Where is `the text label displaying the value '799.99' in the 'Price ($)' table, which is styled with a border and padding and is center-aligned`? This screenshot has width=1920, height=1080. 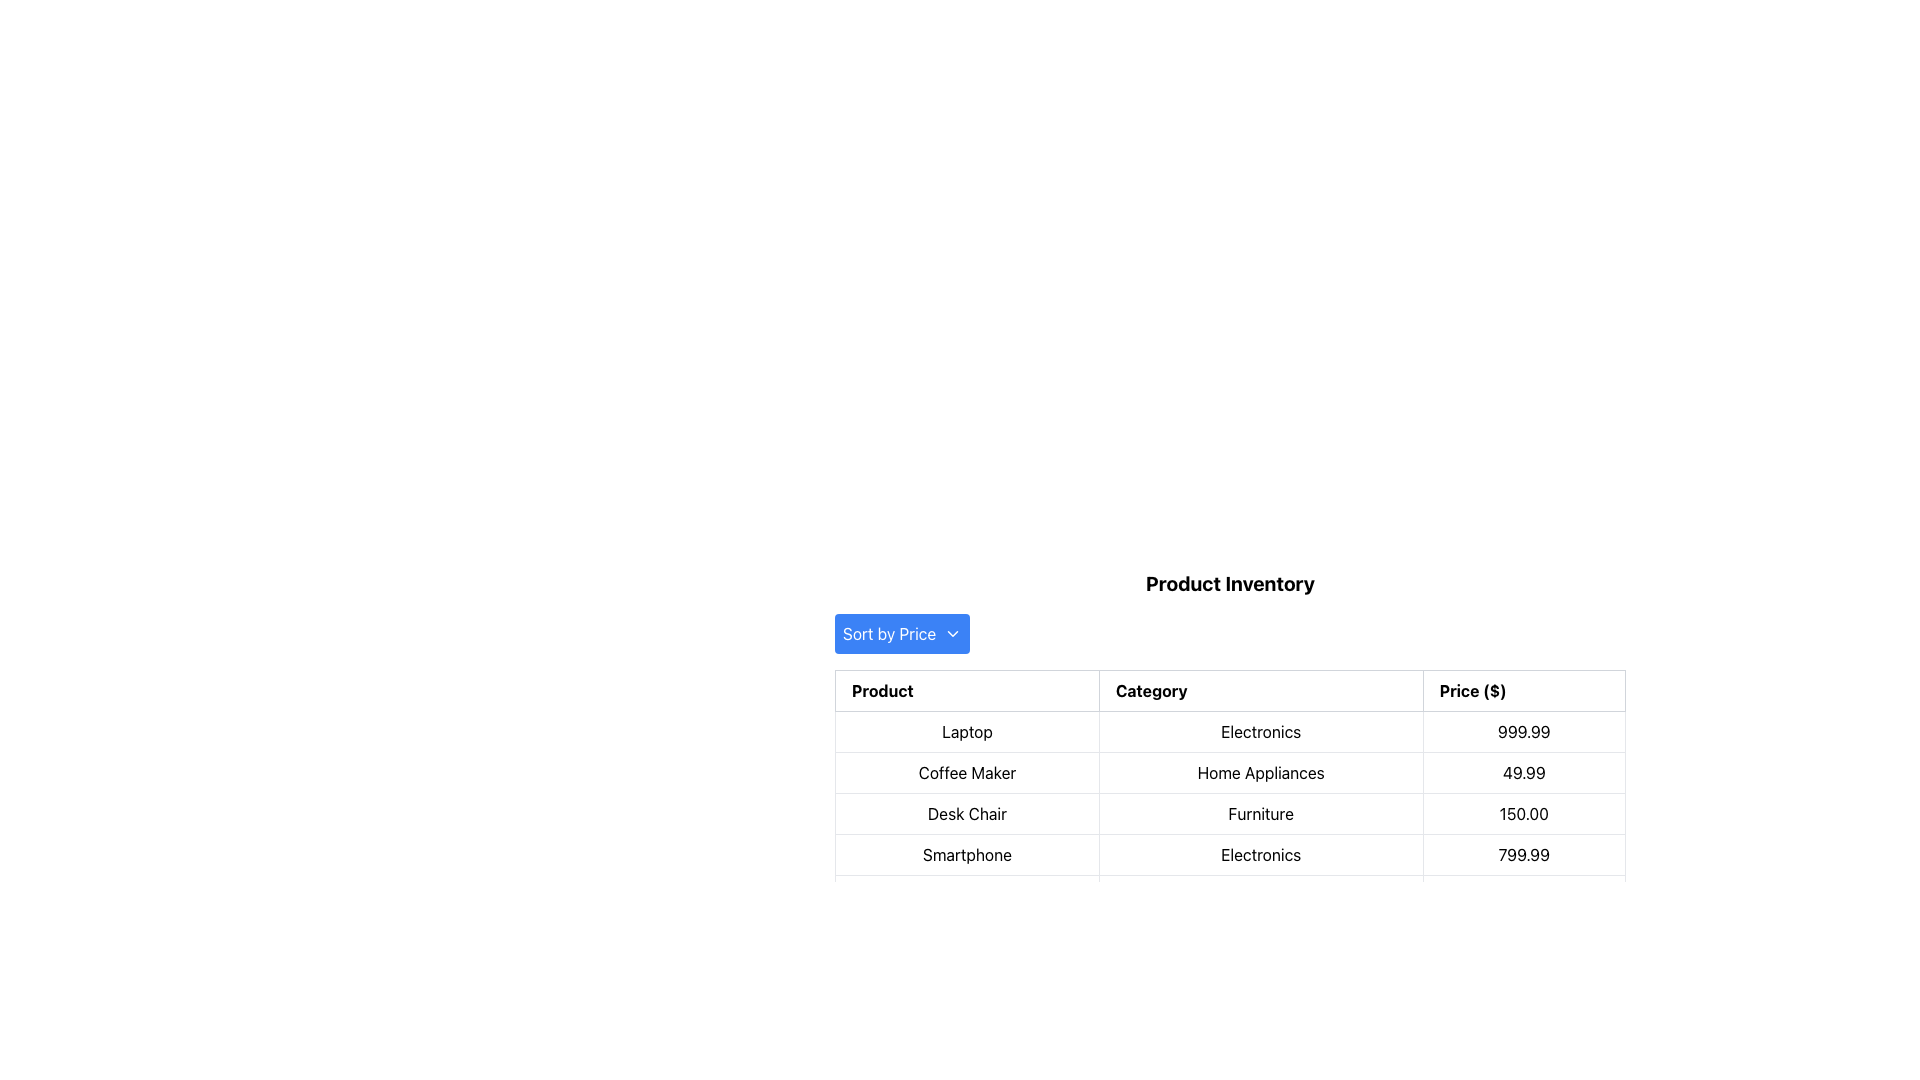
the text label displaying the value '799.99' in the 'Price ($)' table, which is styled with a border and padding and is center-aligned is located at coordinates (1523, 855).